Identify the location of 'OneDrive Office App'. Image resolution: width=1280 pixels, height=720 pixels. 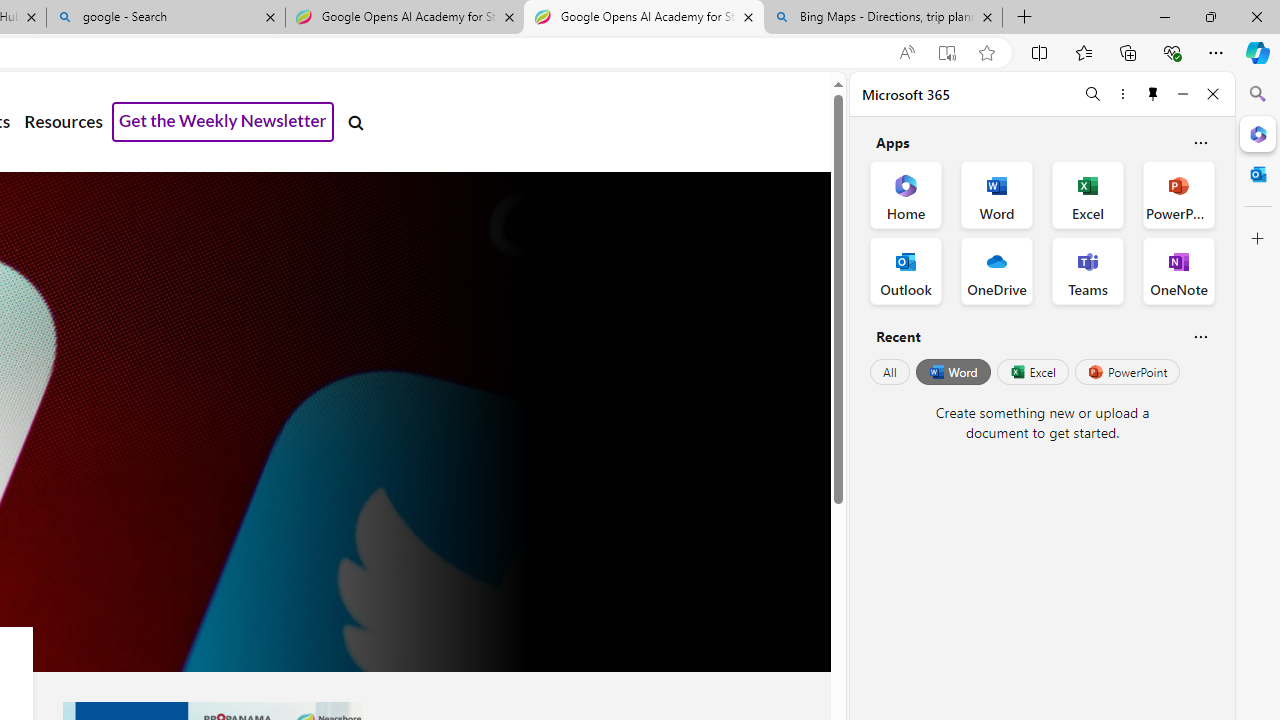
(997, 271).